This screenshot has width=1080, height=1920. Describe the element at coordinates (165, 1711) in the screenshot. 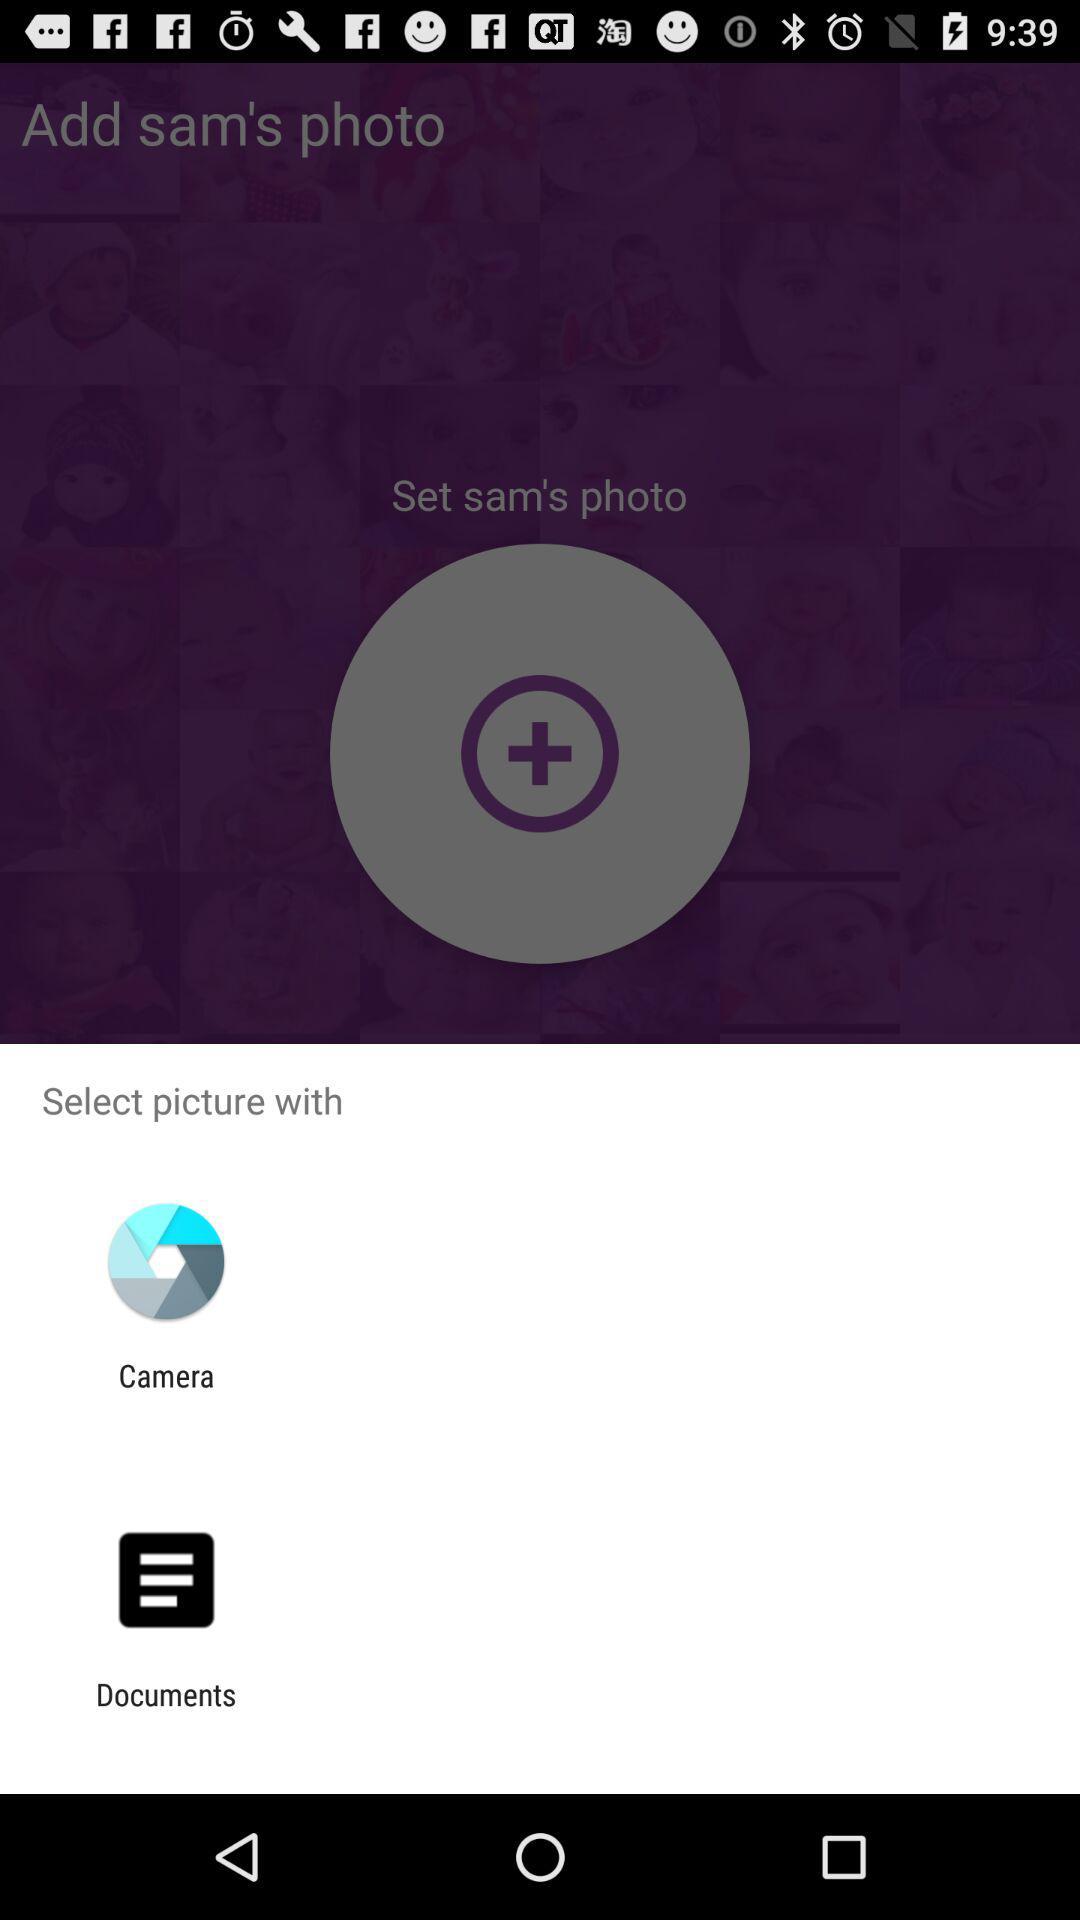

I see `the documents item` at that location.